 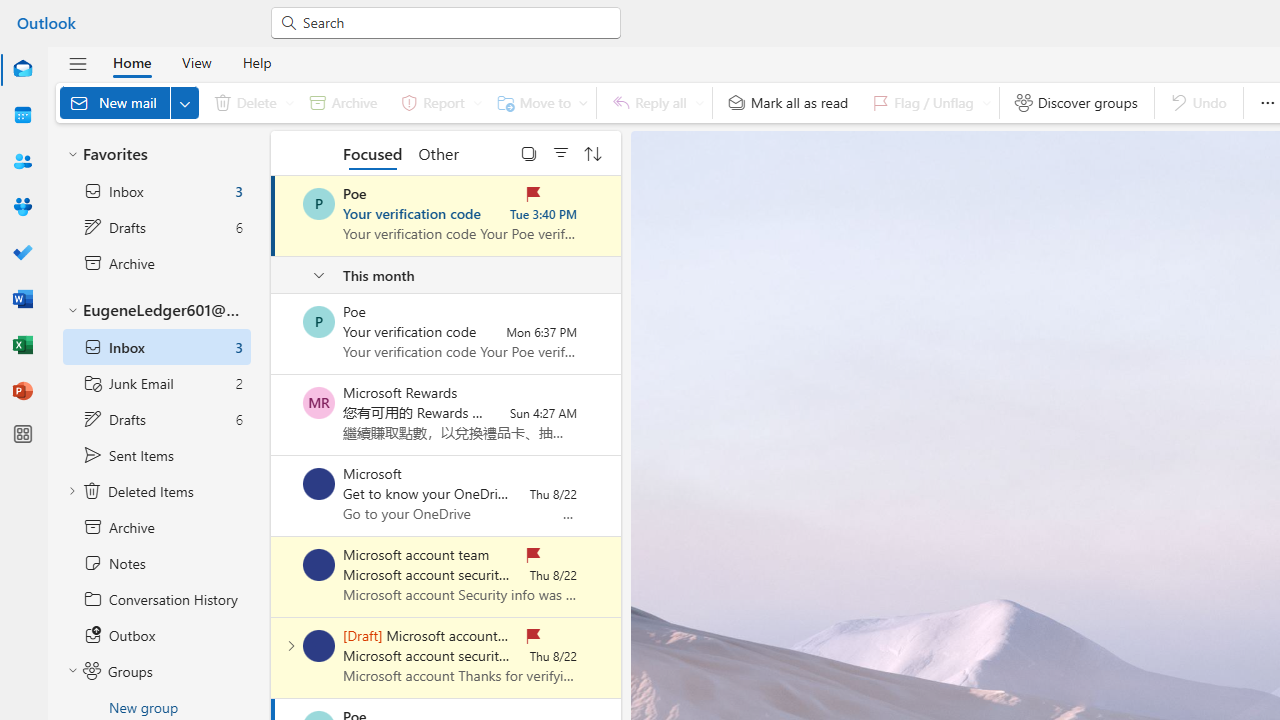 I want to click on 'Word', so click(x=23, y=298).